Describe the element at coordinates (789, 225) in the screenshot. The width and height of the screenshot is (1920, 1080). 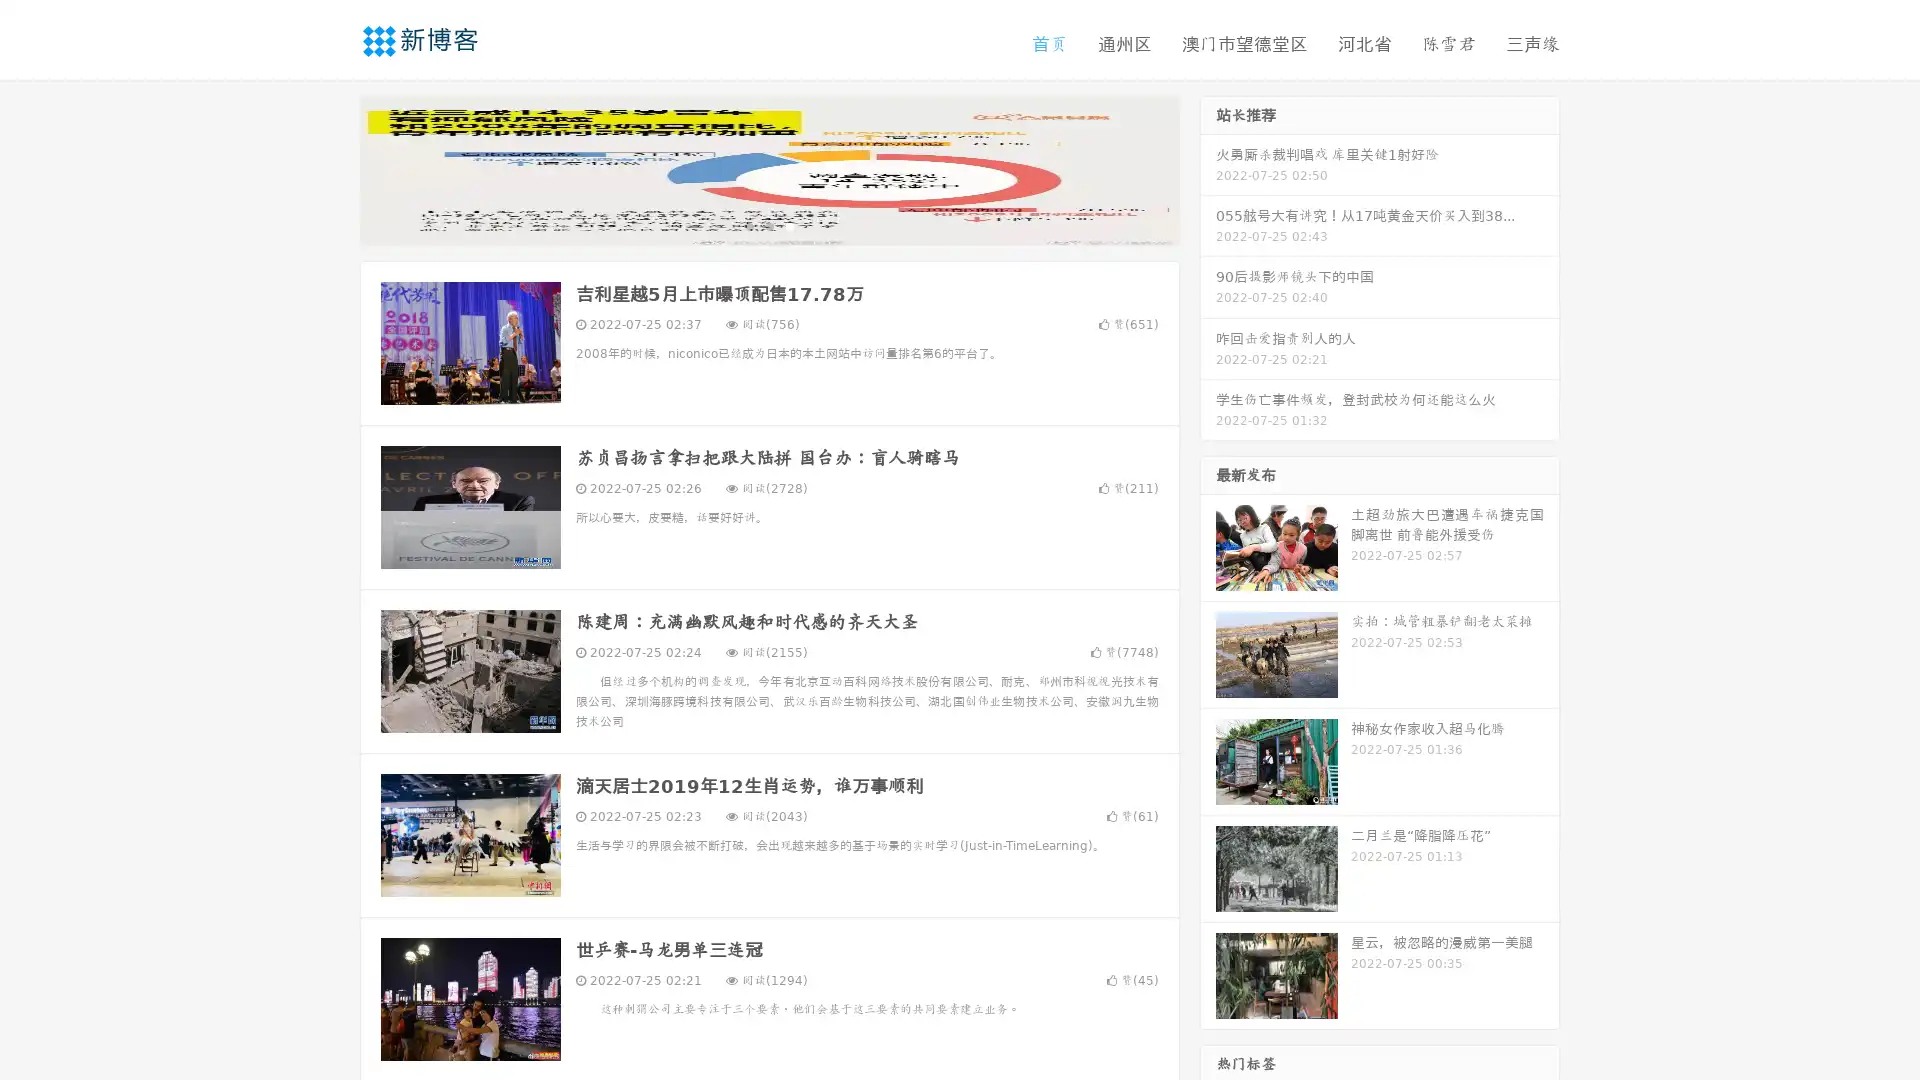
I see `Go to slide 3` at that location.